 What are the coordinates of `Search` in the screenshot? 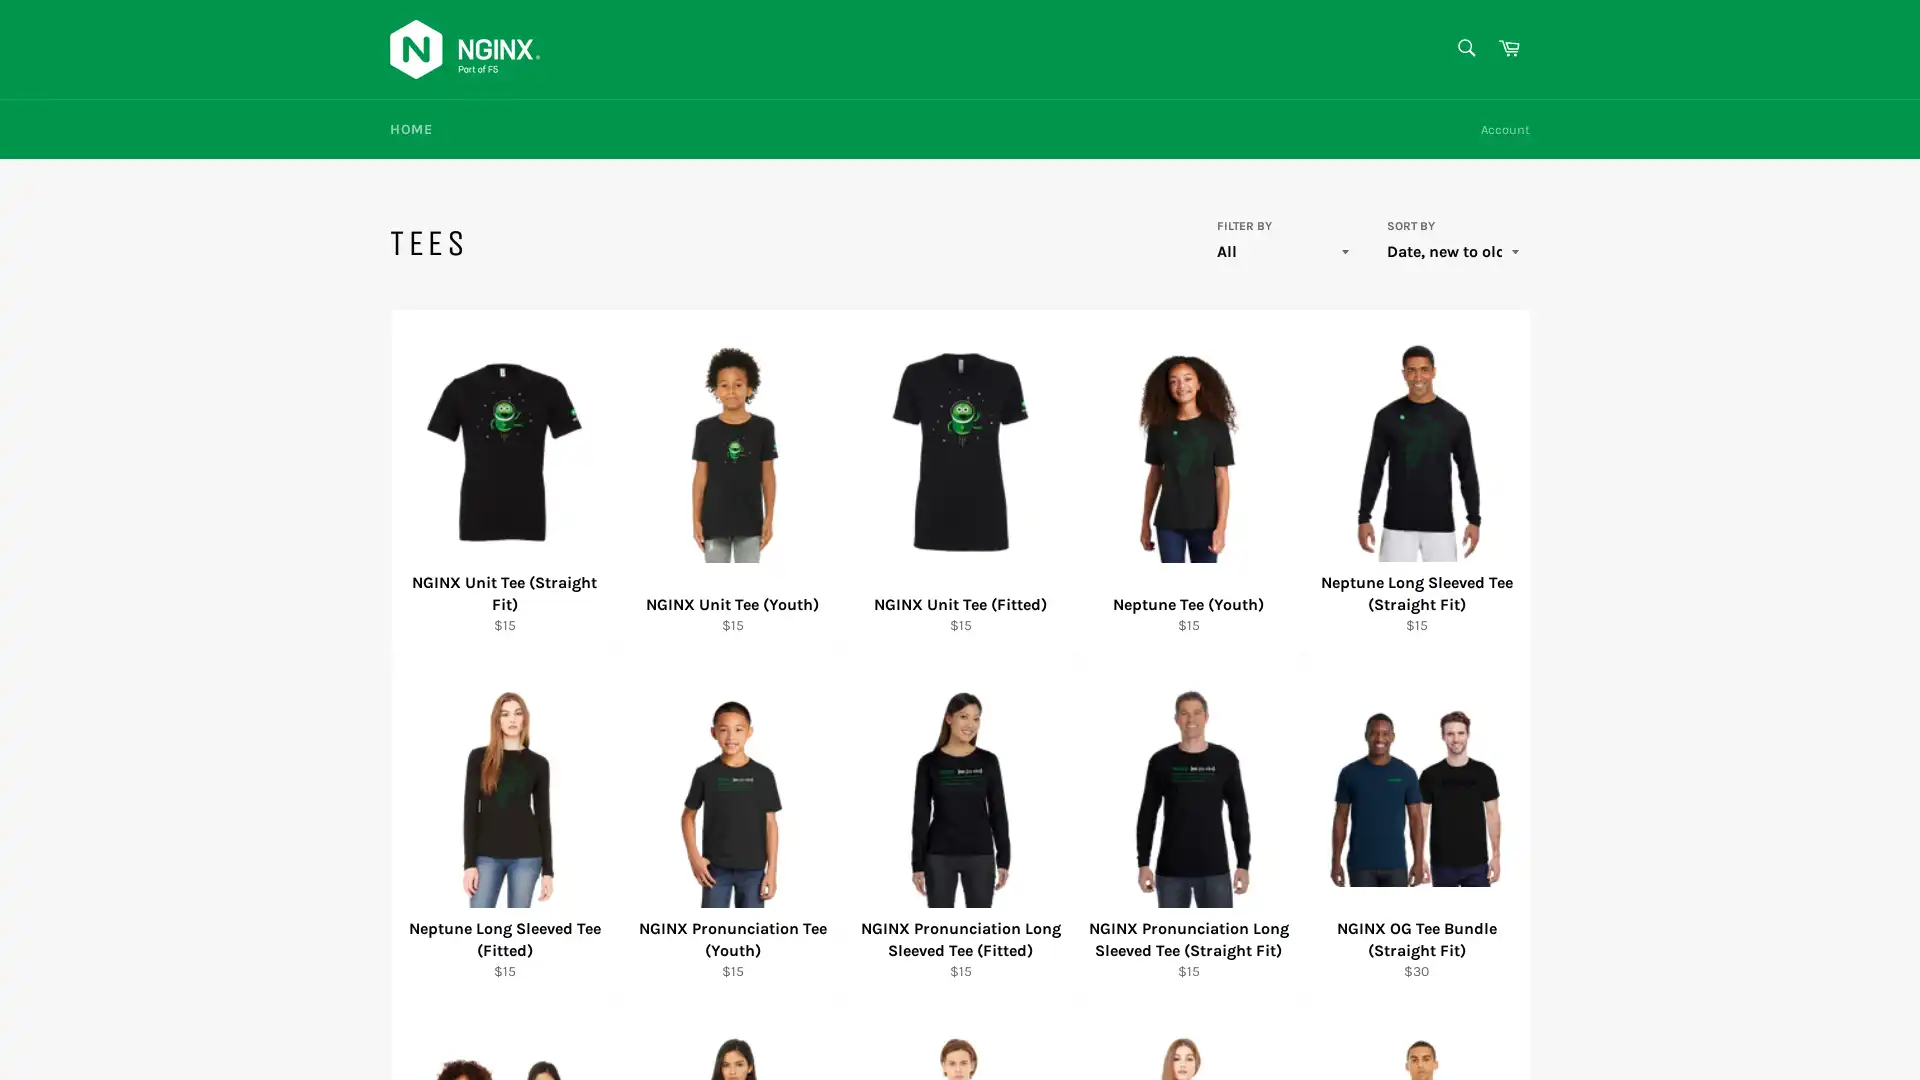 It's located at (1464, 46).